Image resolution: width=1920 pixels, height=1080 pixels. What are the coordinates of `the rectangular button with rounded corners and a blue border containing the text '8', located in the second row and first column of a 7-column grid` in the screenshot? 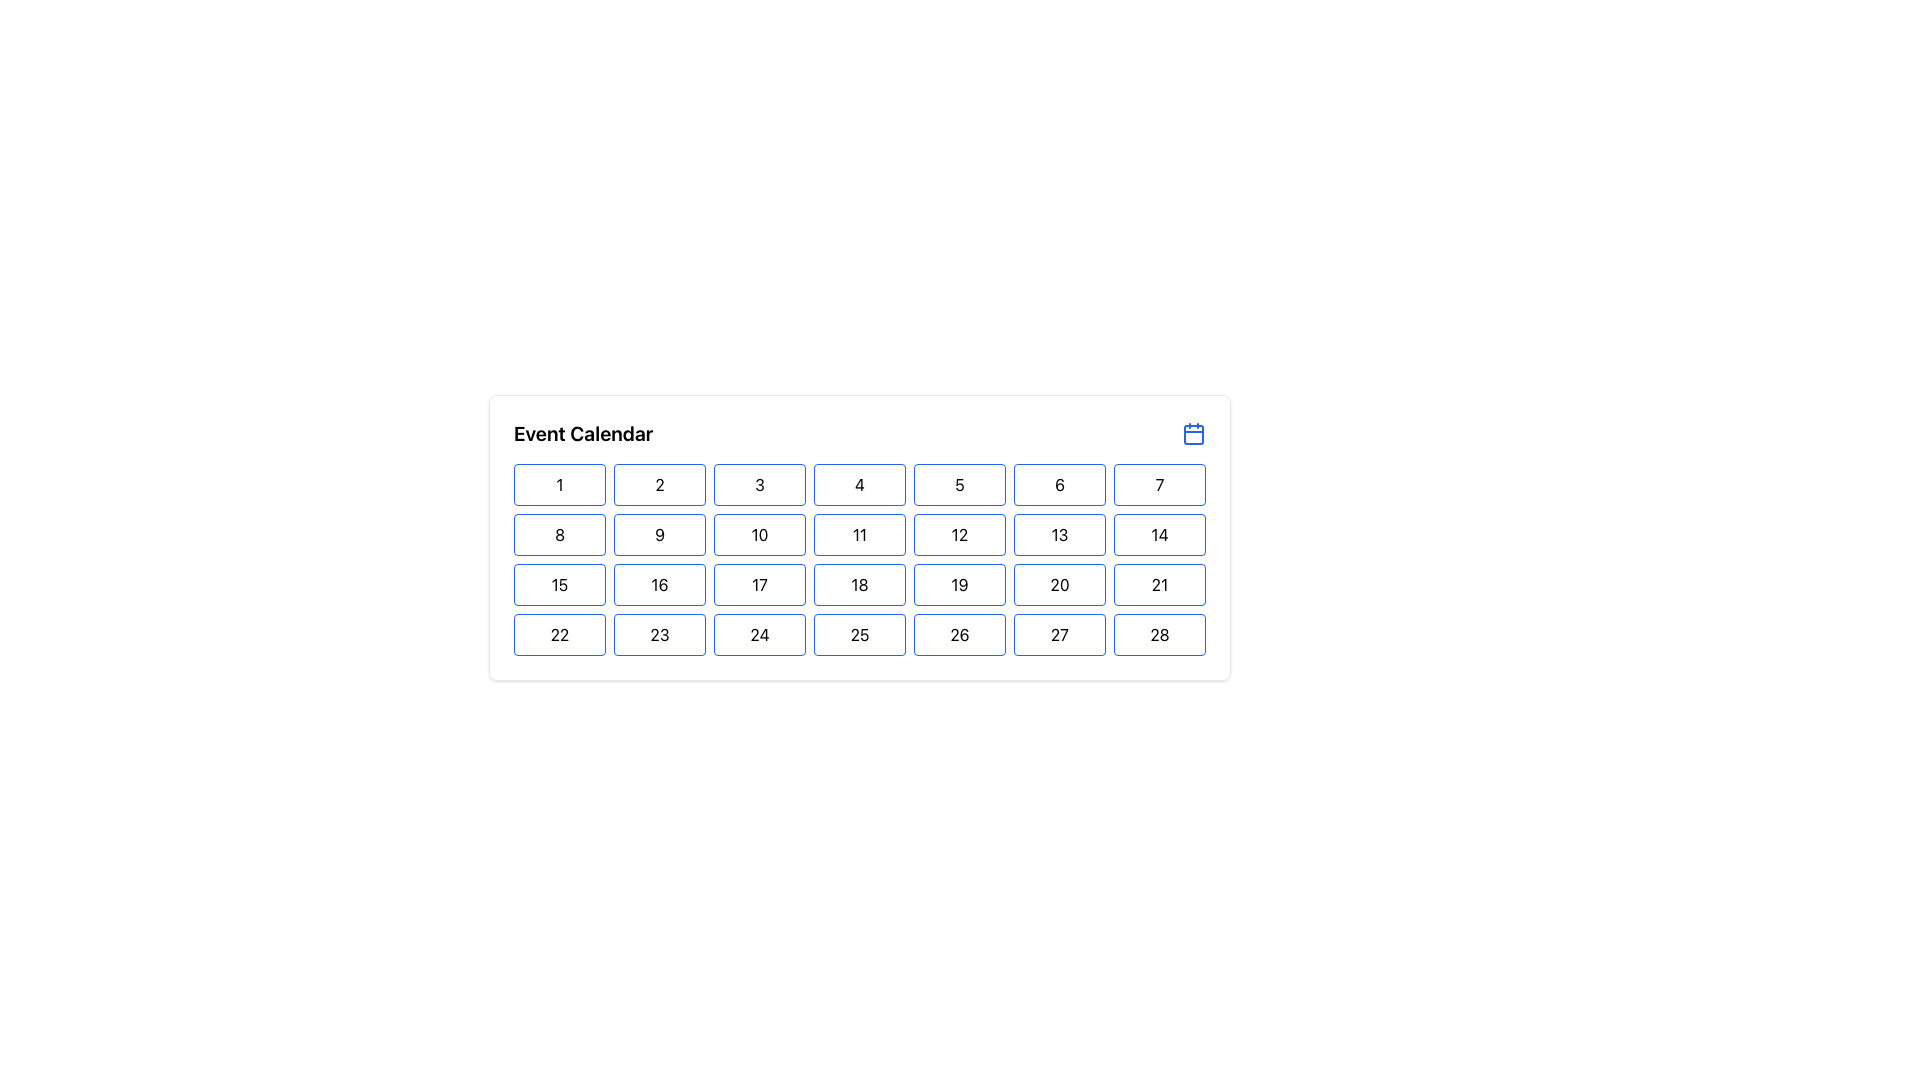 It's located at (560, 534).